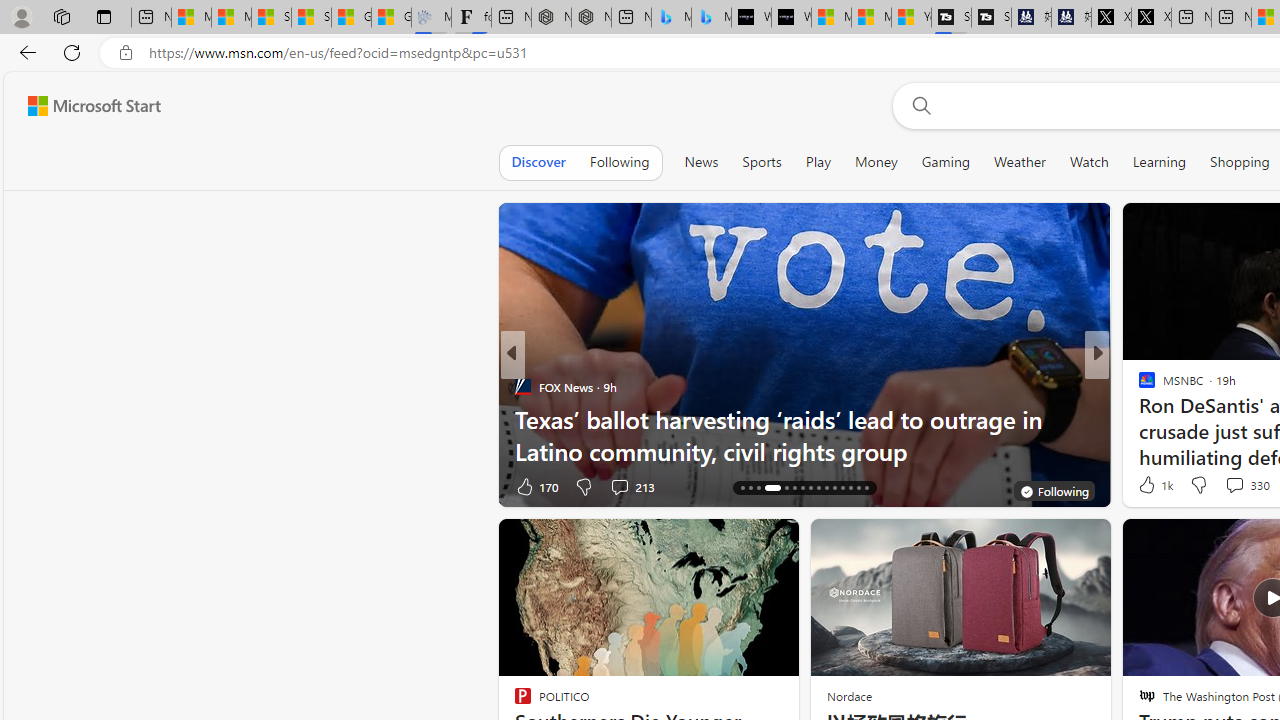  I want to click on 'View comments 6 Comment', so click(1240, 486).